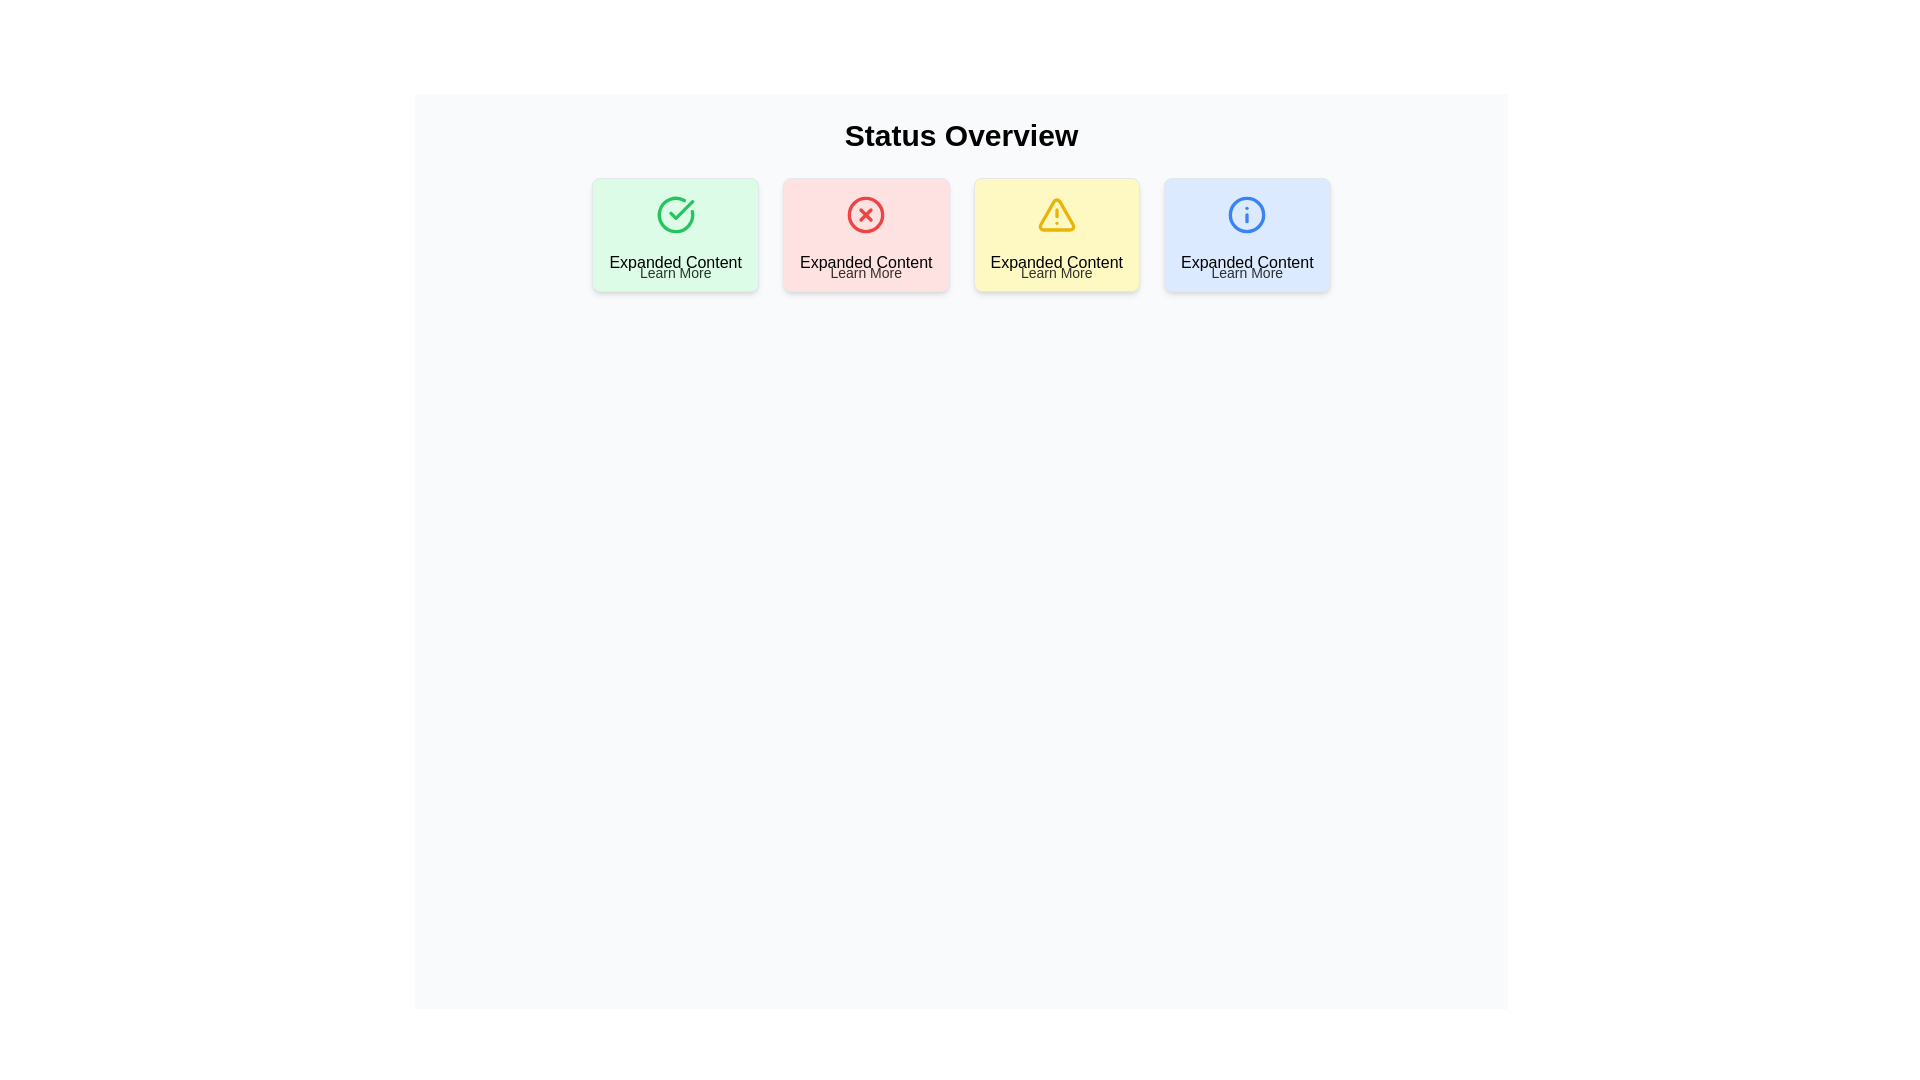 This screenshot has height=1080, width=1920. What do you see at coordinates (1055, 215) in the screenshot?
I see `the central warning icon within the third status indicator box from the left for information` at bounding box center [1055, 215].